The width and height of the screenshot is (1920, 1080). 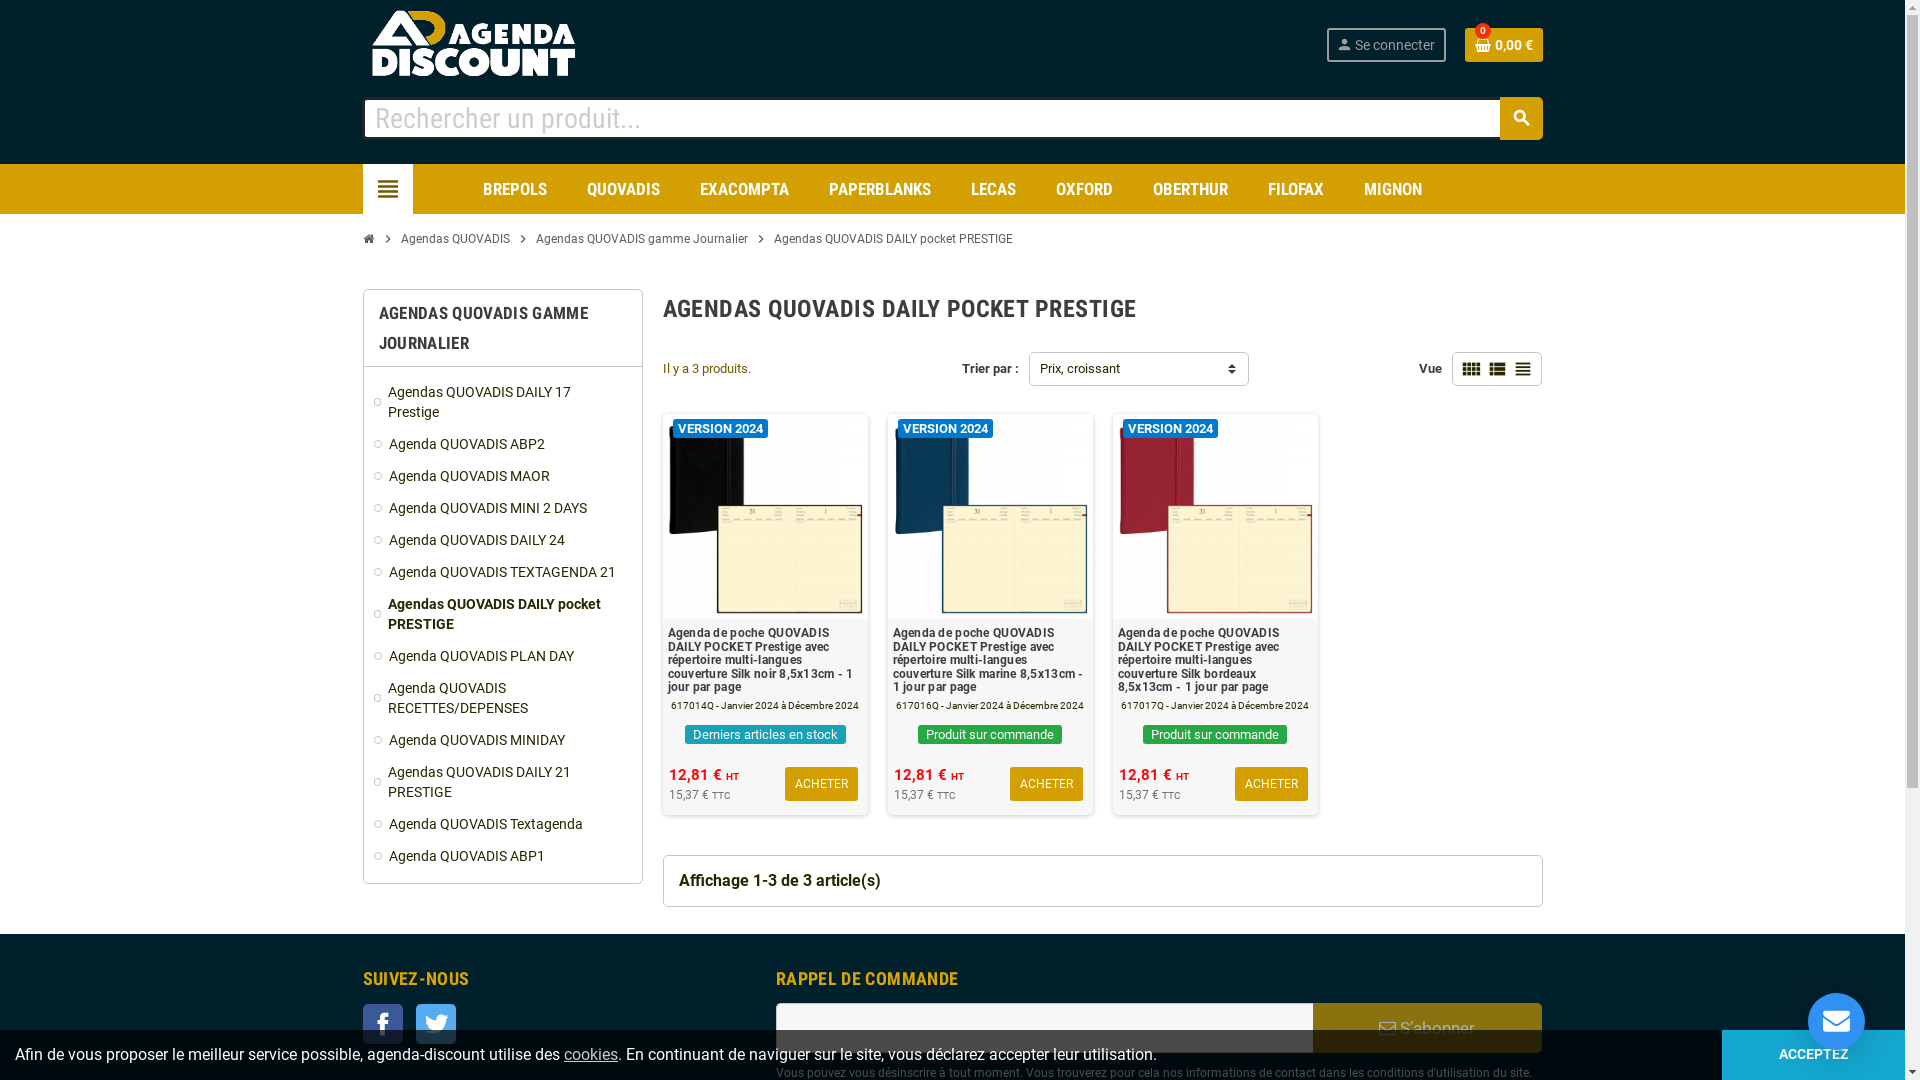 What do you see at coordinates (503, 824) in the screenshot?
I see `'Agenda QUOVADIS Textagenda'` at bounding box center [503, 824].